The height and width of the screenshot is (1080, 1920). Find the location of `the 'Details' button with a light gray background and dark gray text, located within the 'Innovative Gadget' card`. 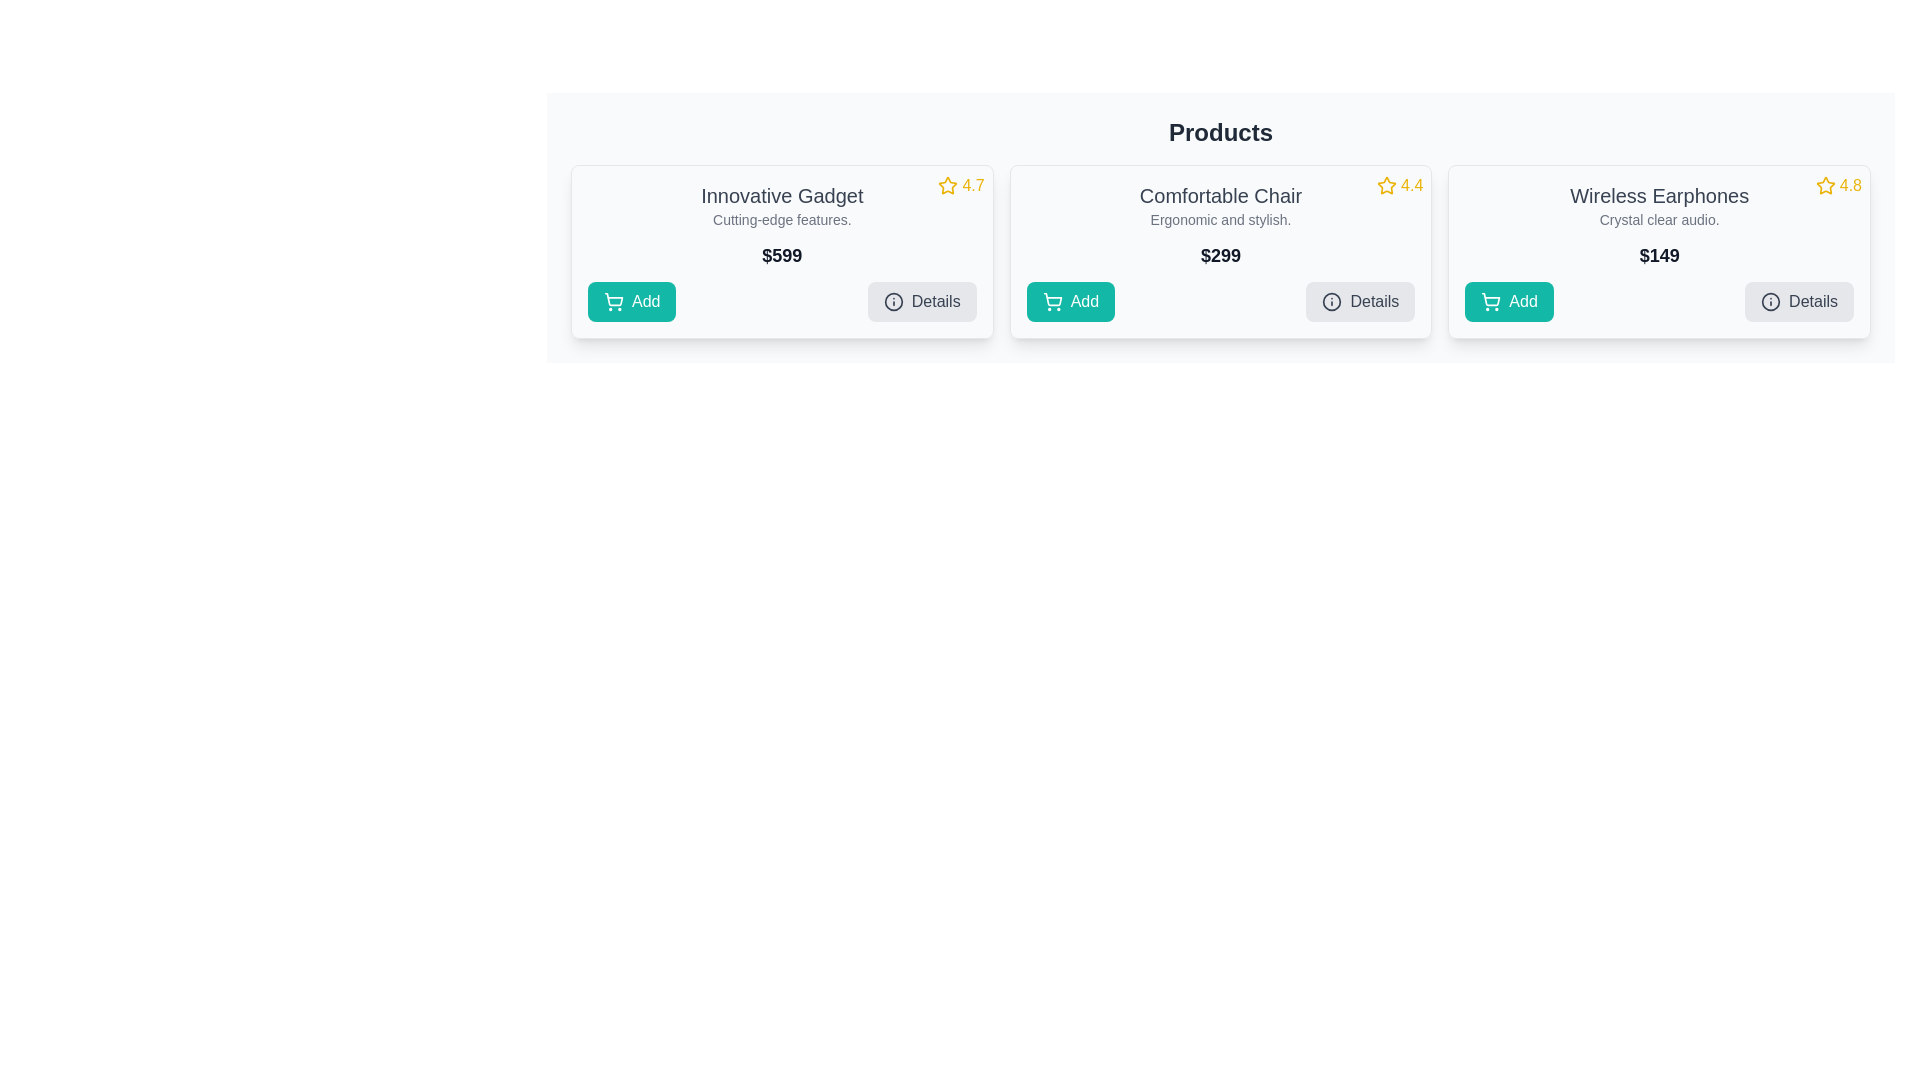

the 'Details' button with a light gray background and dark gray text, located within the 'Innovative Gadget' card is located at coordinates (921, 301).